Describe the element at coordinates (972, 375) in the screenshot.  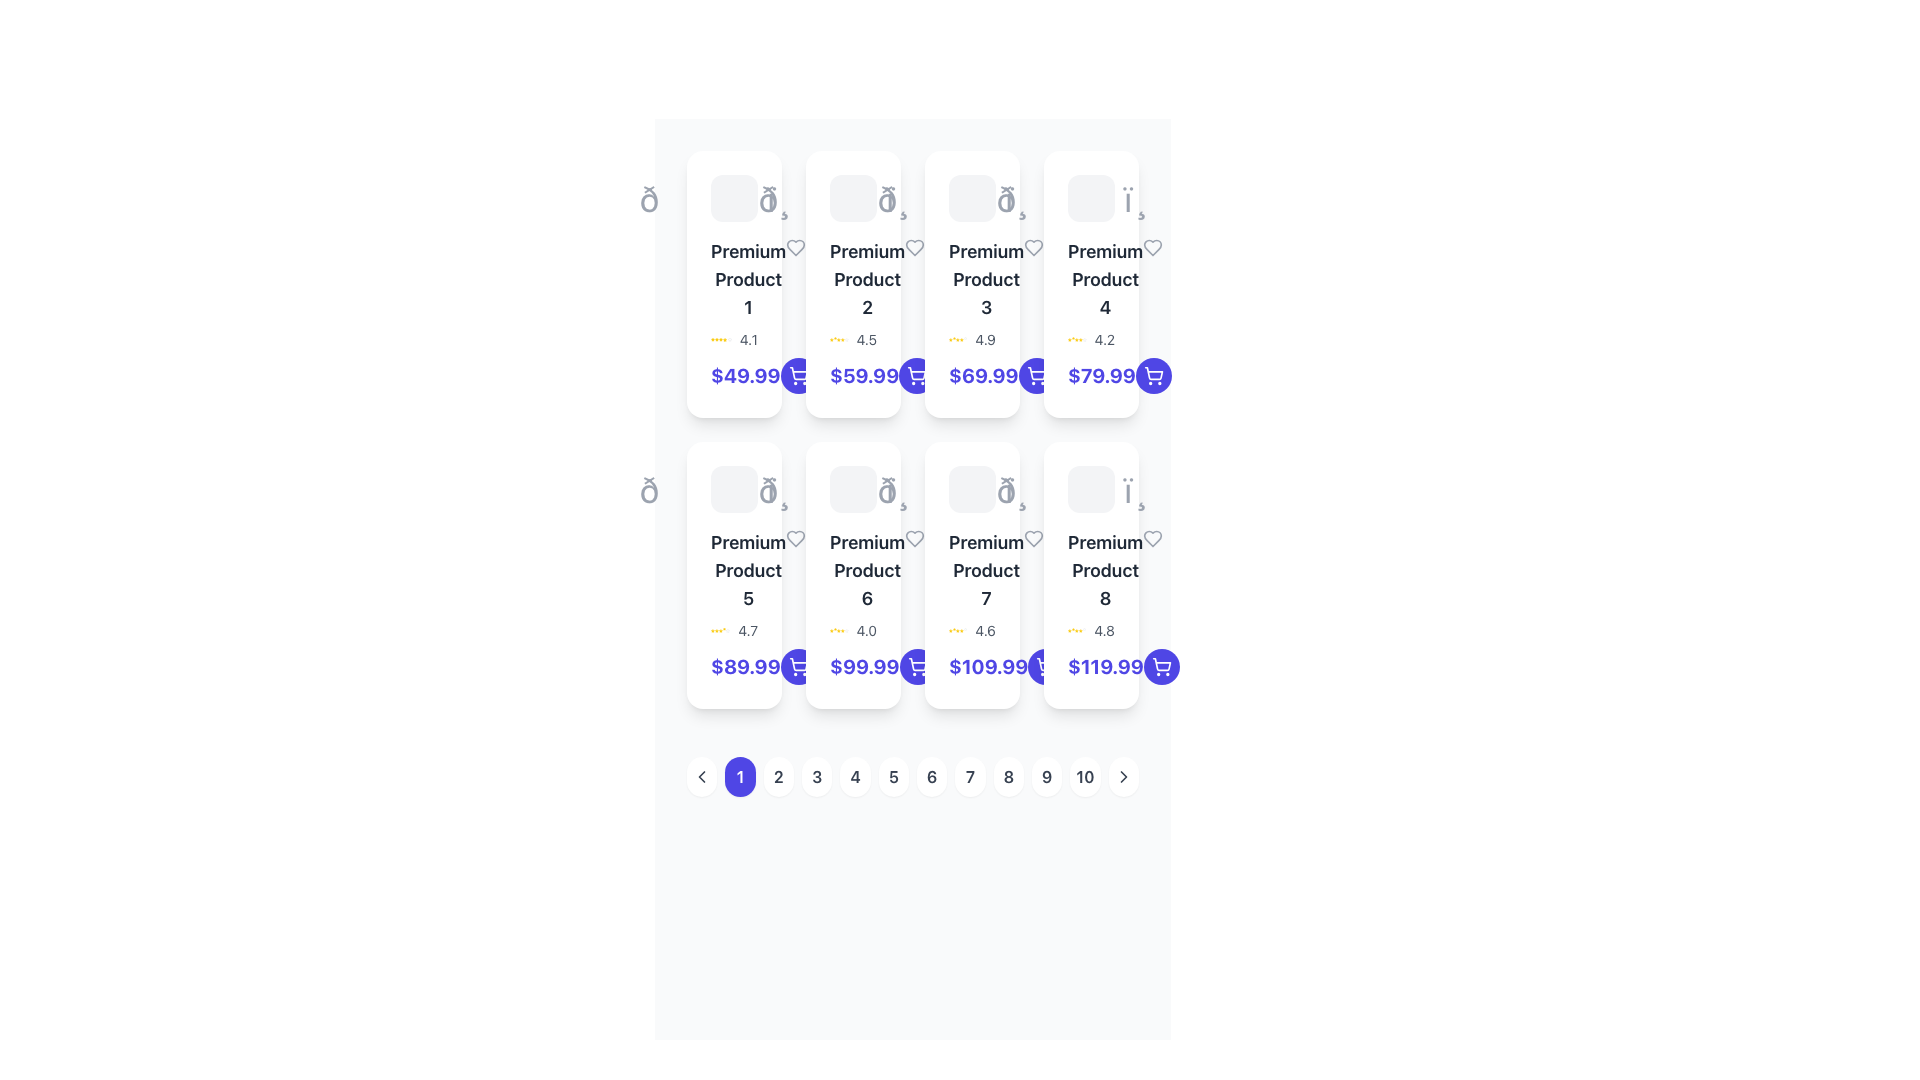
I see `the price label displaying '$69.99' in bold indigo text within the third product card to possibly trigger a tooltip` at that location.